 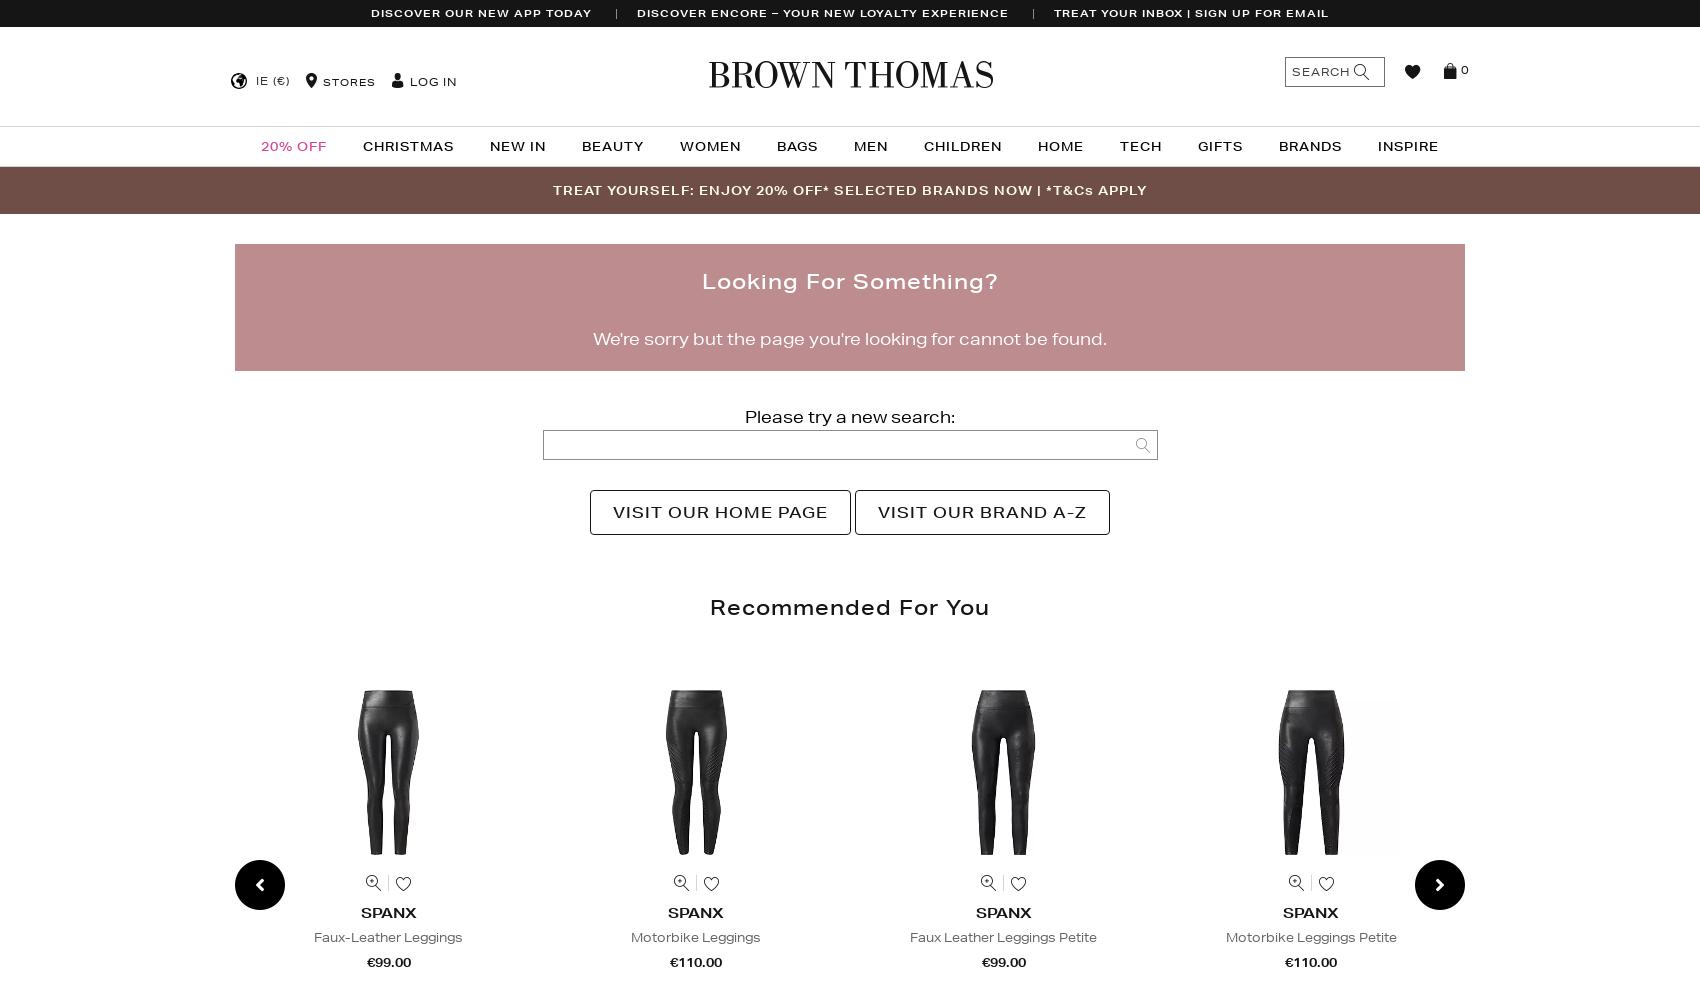 I want to click on 'Visit our home page', so click(x=720, y=512).